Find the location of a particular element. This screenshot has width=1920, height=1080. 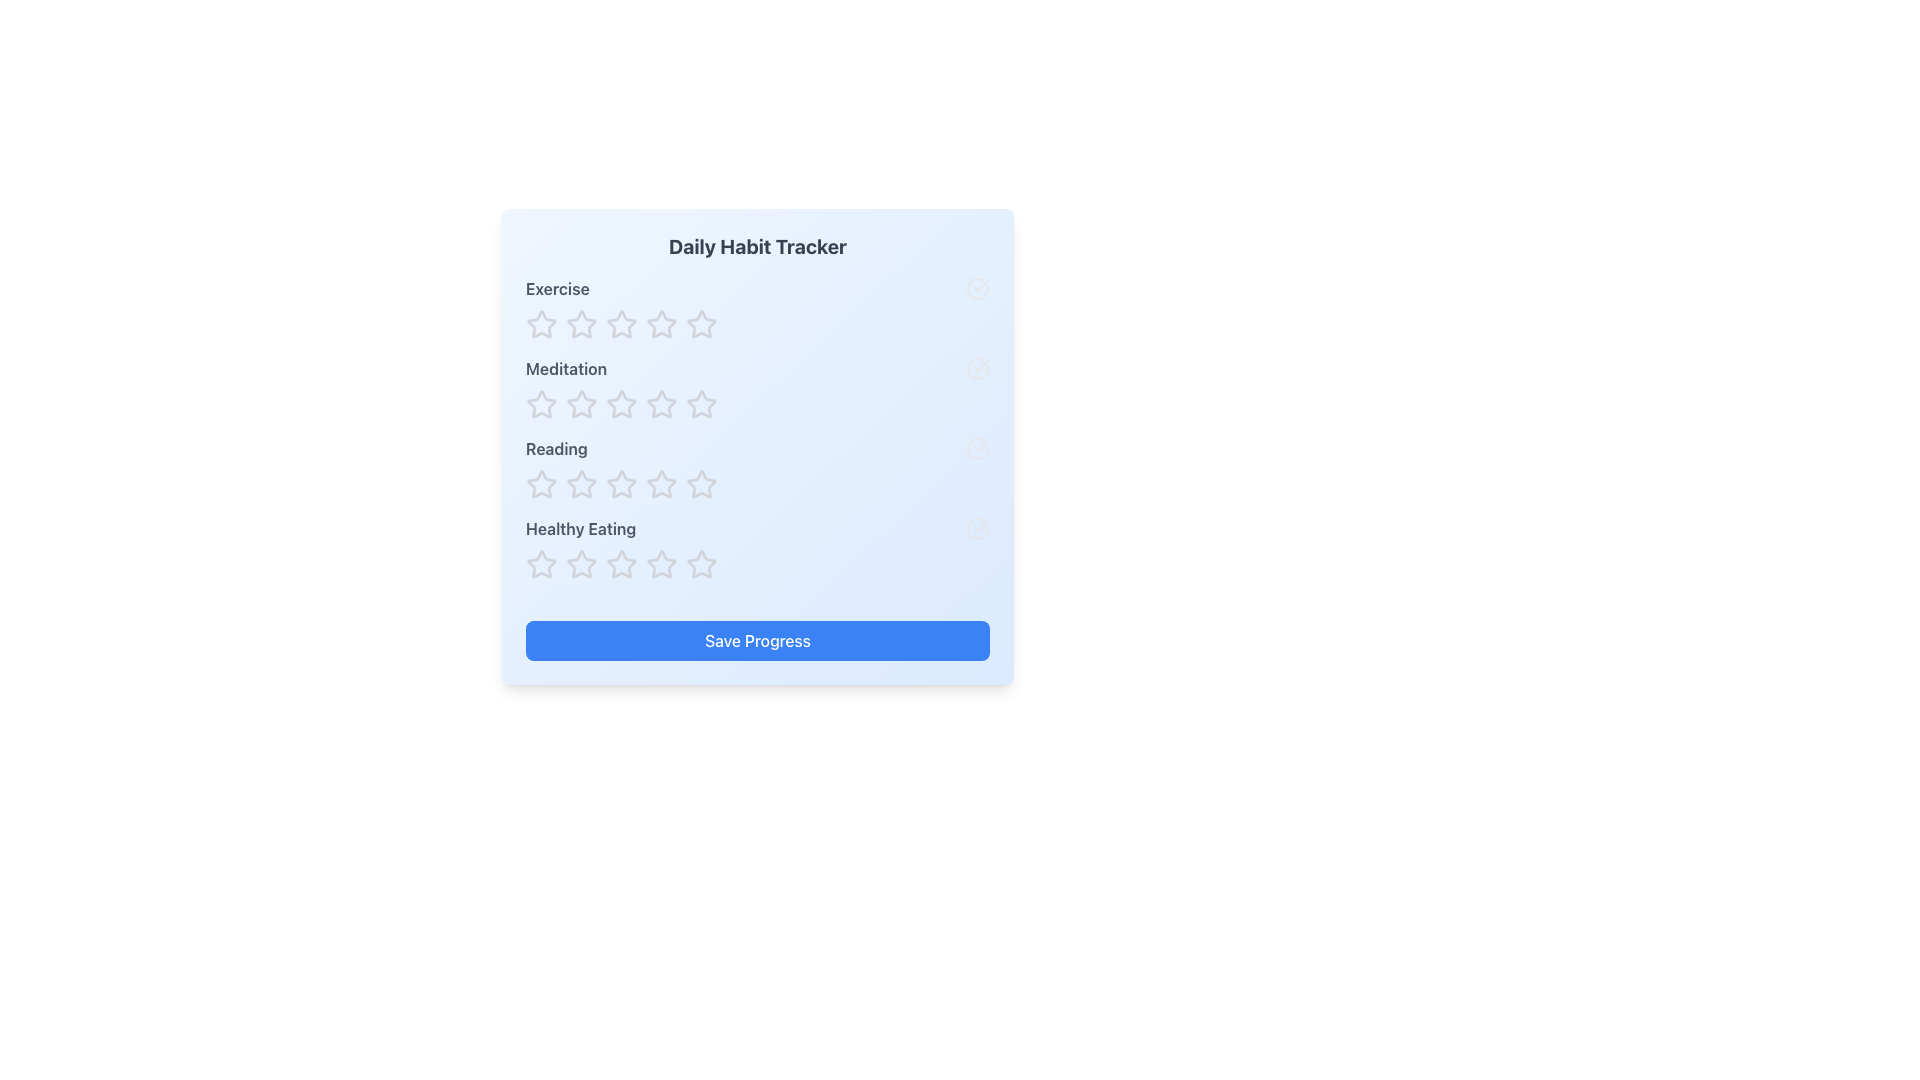

'Meditation' label which is positioned on the left side of the row, adjacent to a series of icons on the right is located at coordinates (565, 369).